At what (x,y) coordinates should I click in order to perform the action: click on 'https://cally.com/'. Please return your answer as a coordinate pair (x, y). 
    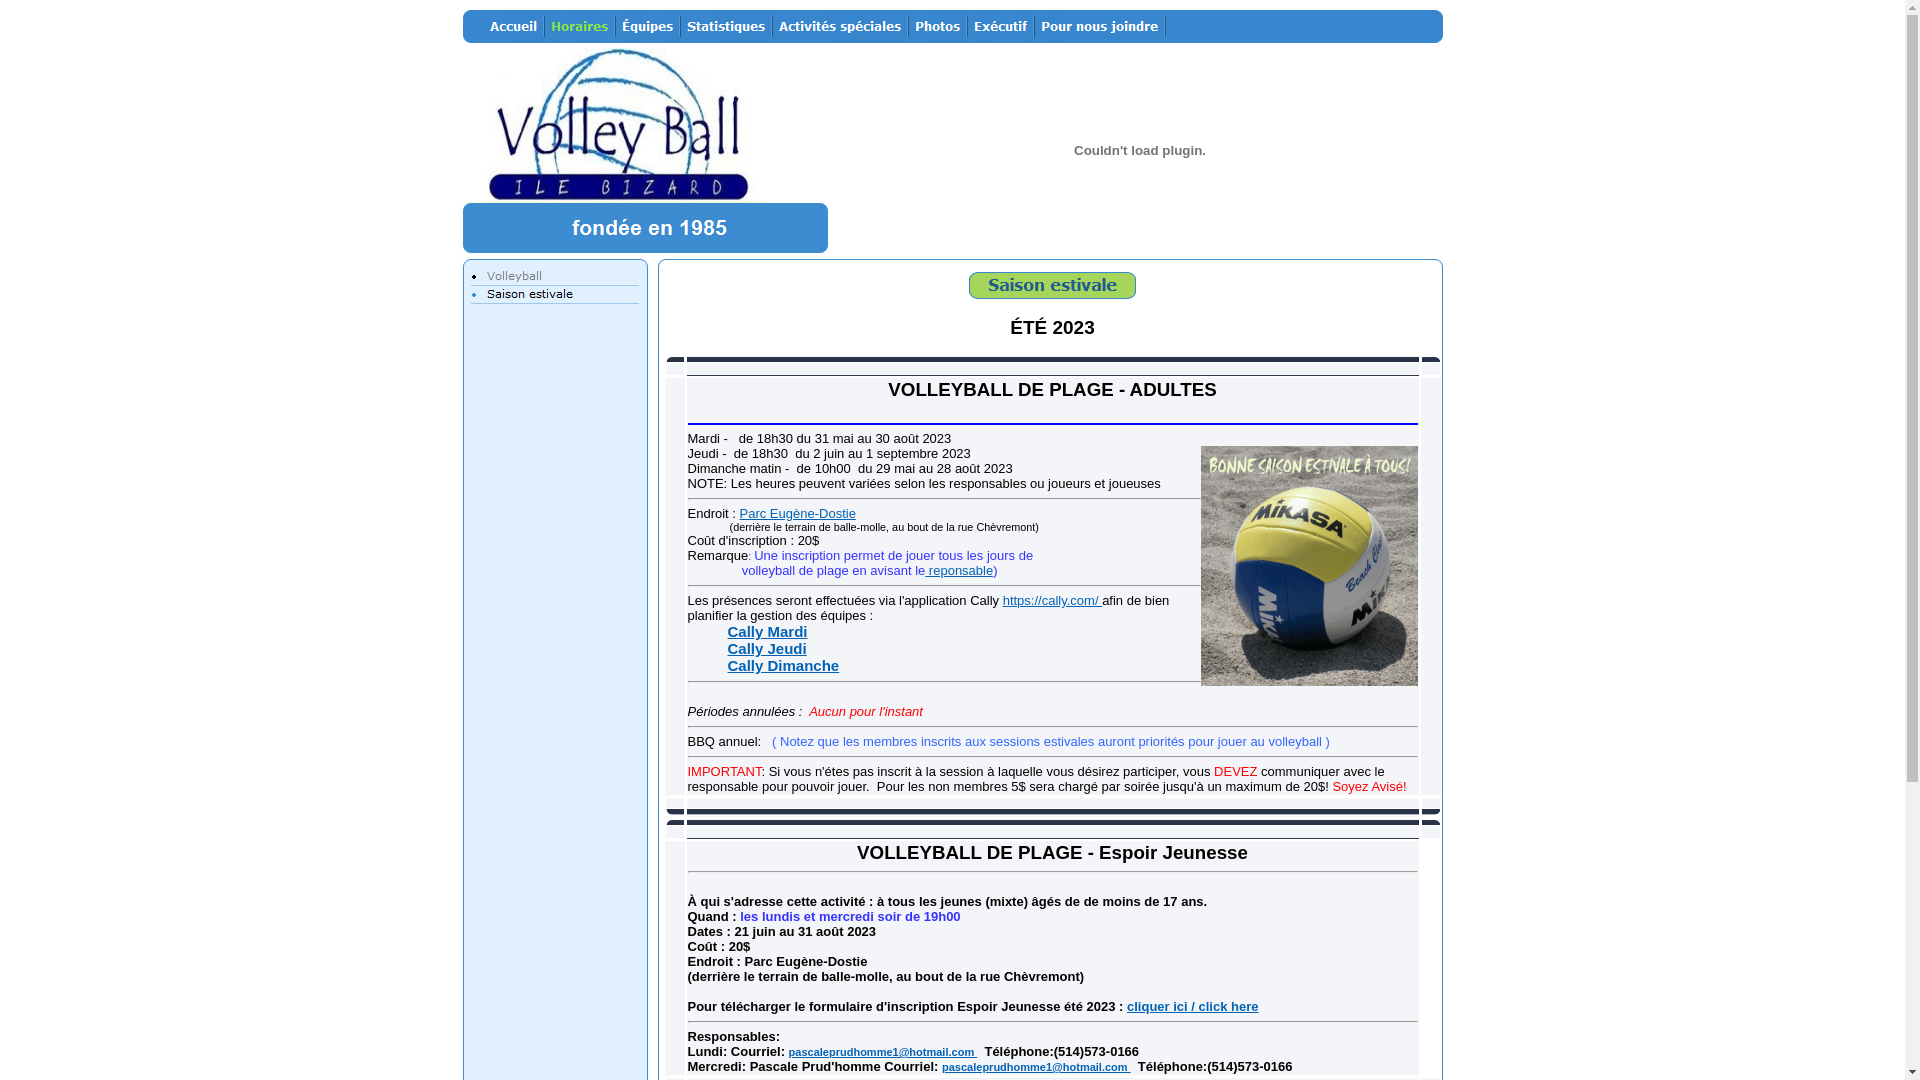
    Looking at the image, I should click on (1051, 599).